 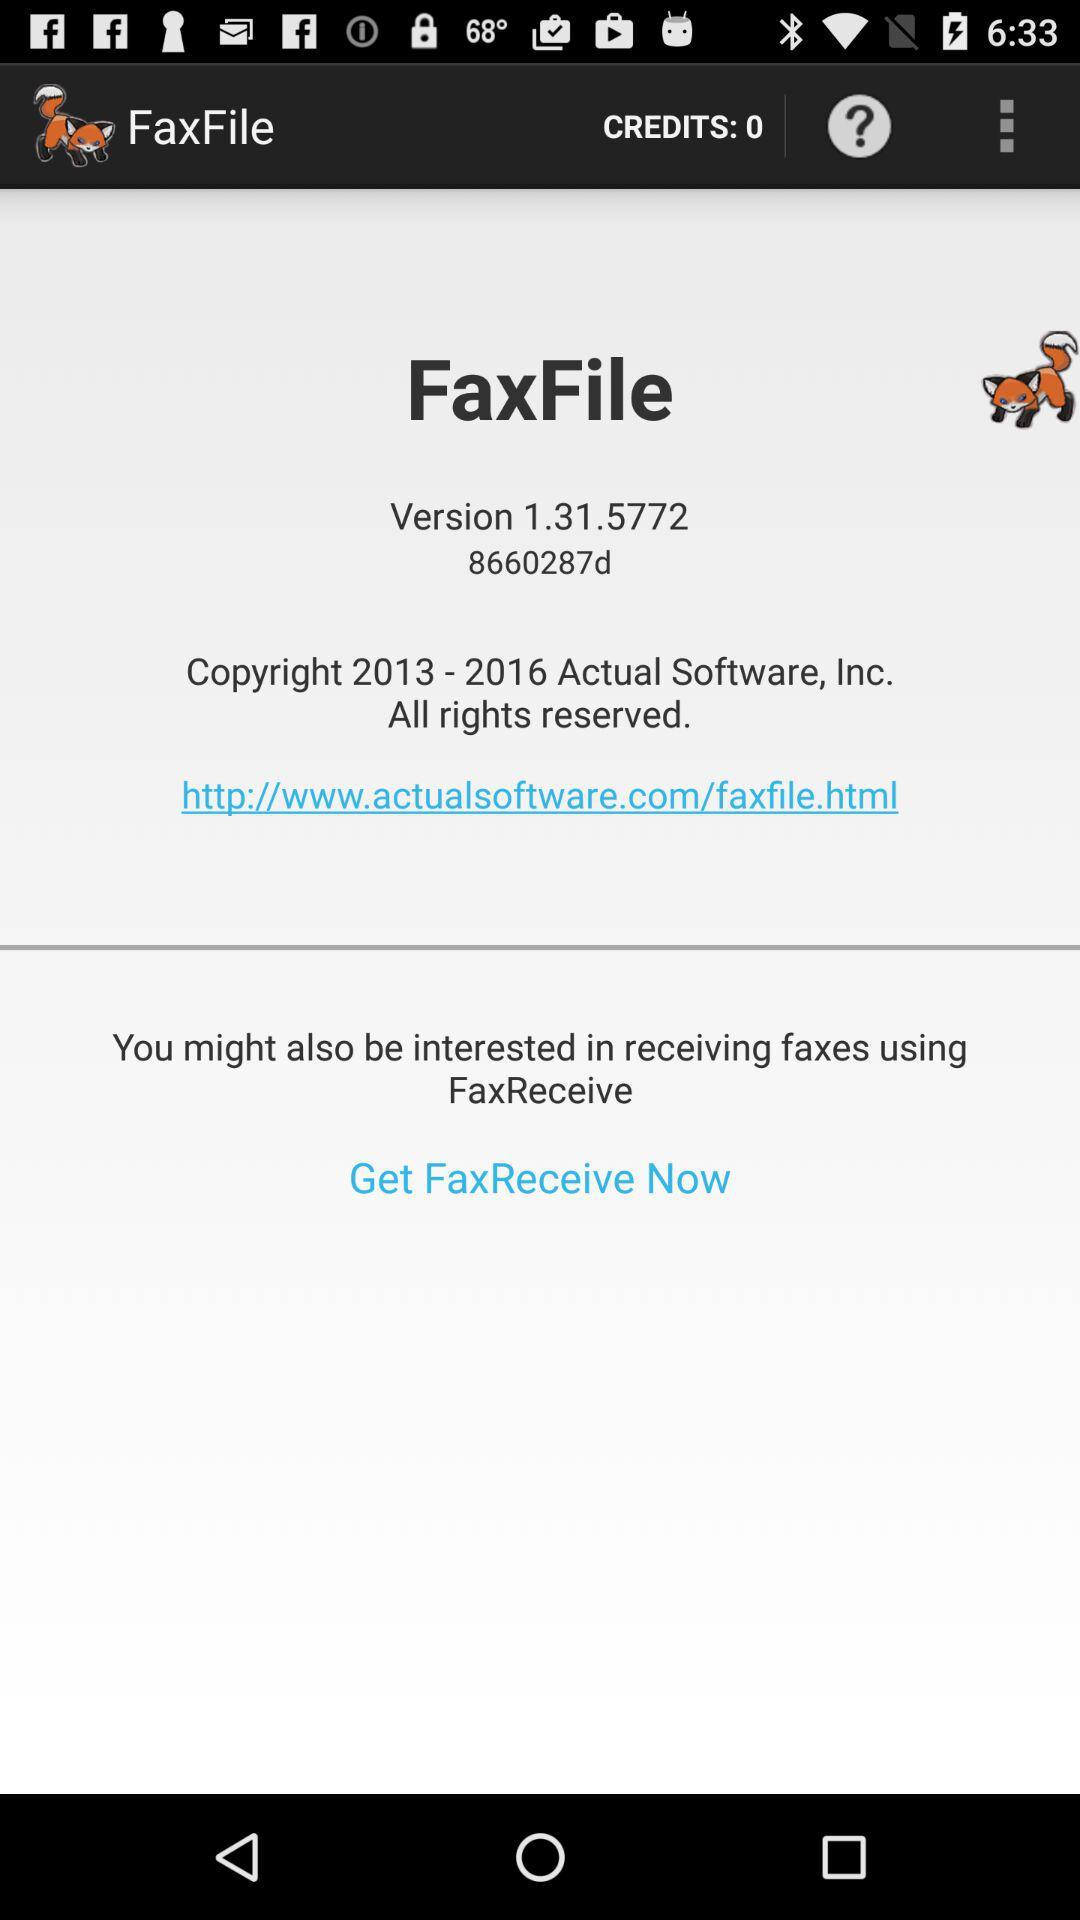 I want to click on credits: 0, so click(x=682, y=124).